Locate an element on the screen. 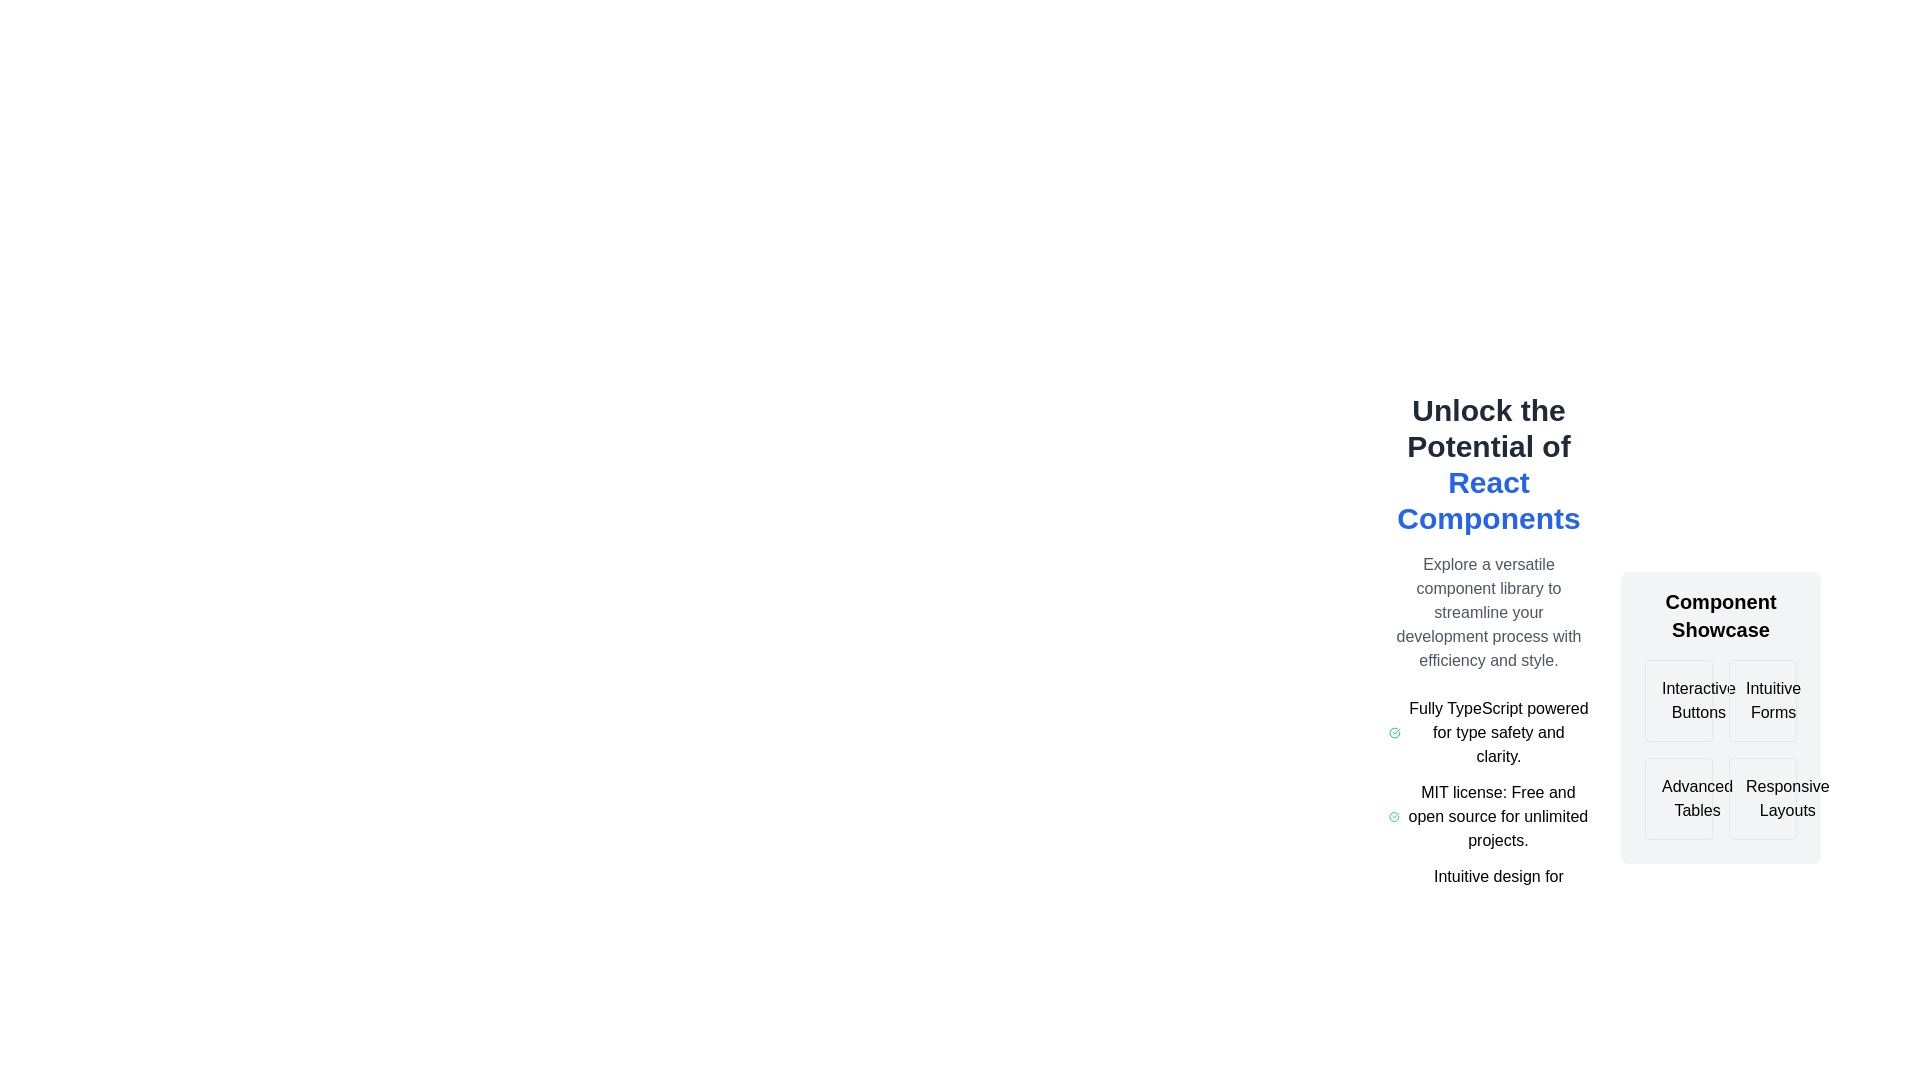 Image resolution: width=1920 pixels, height=1080 pixels. the 'Interactive Buttons' informative box located in the top-left corner of the component grid under the 'Component Showcase' section is located at coordinates (1679, 700).